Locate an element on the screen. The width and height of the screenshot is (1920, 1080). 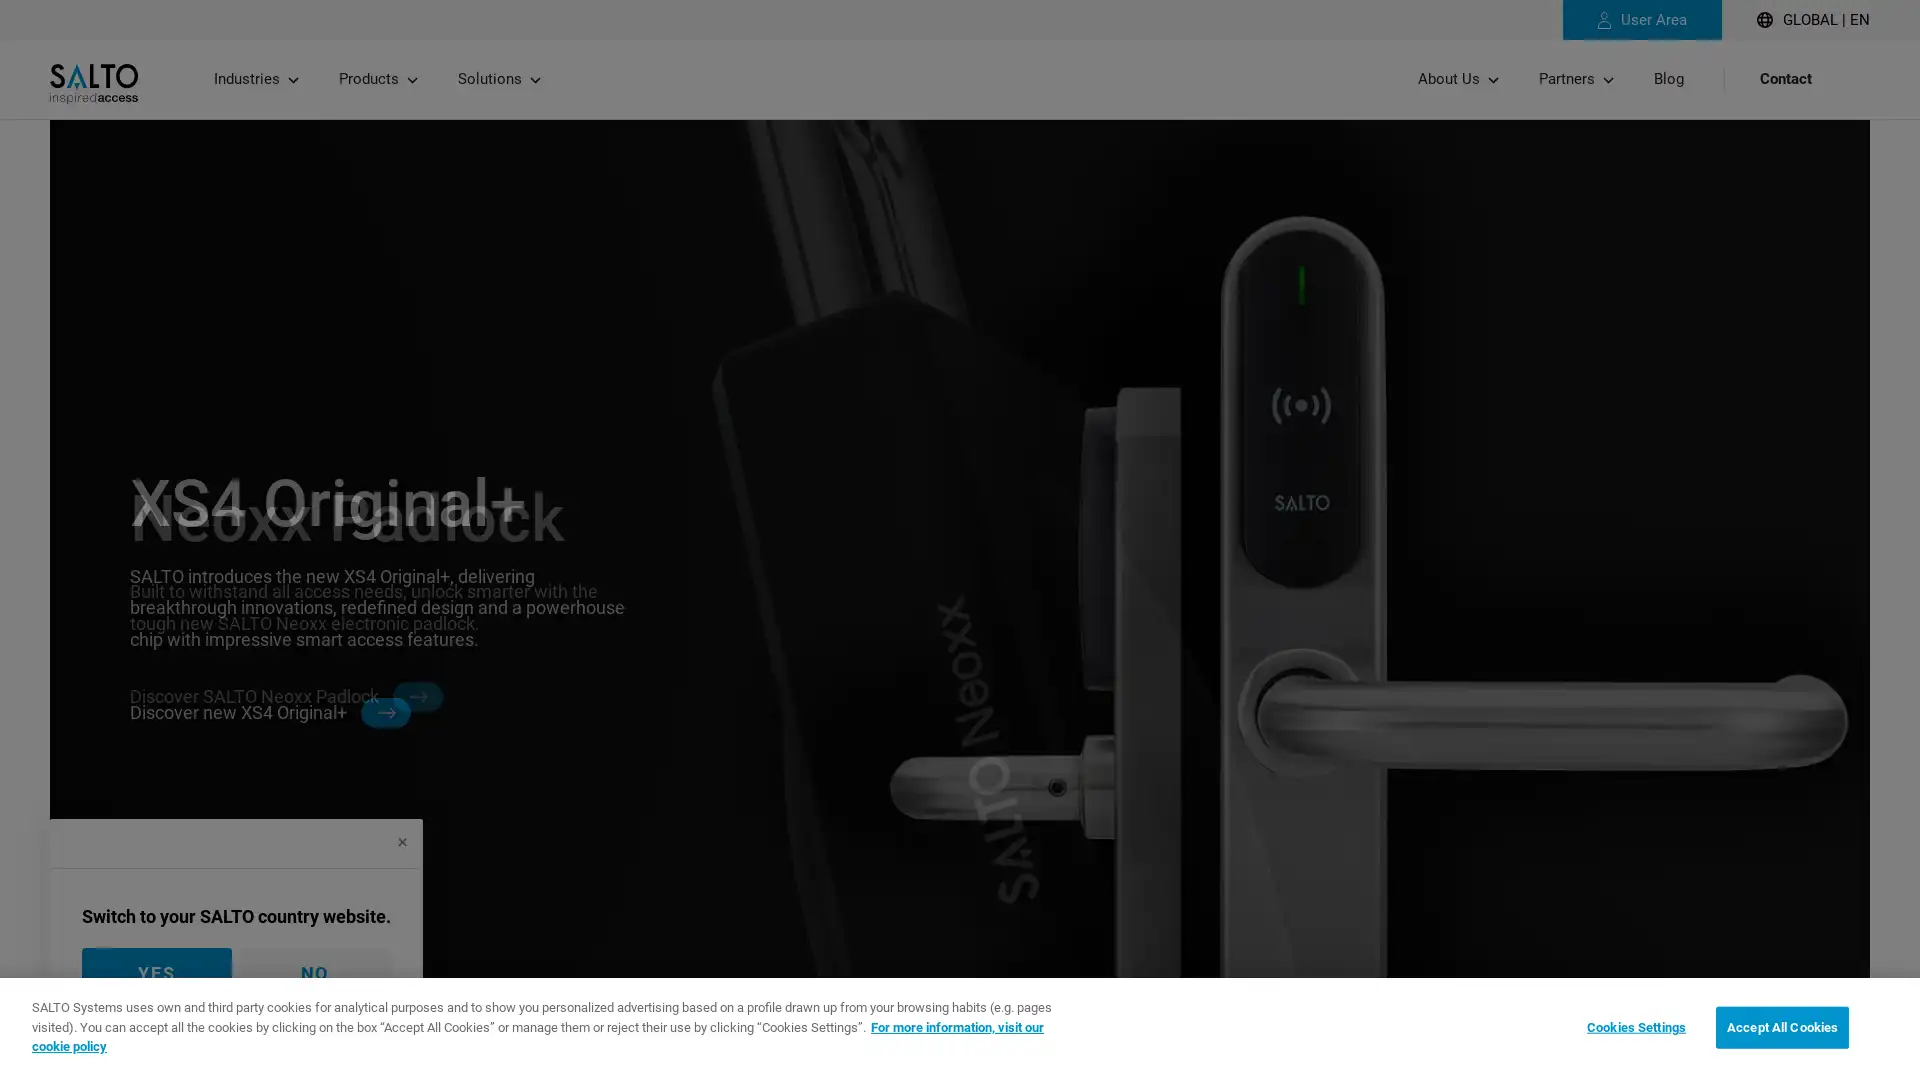
Close is located at coordinates (401, 842).